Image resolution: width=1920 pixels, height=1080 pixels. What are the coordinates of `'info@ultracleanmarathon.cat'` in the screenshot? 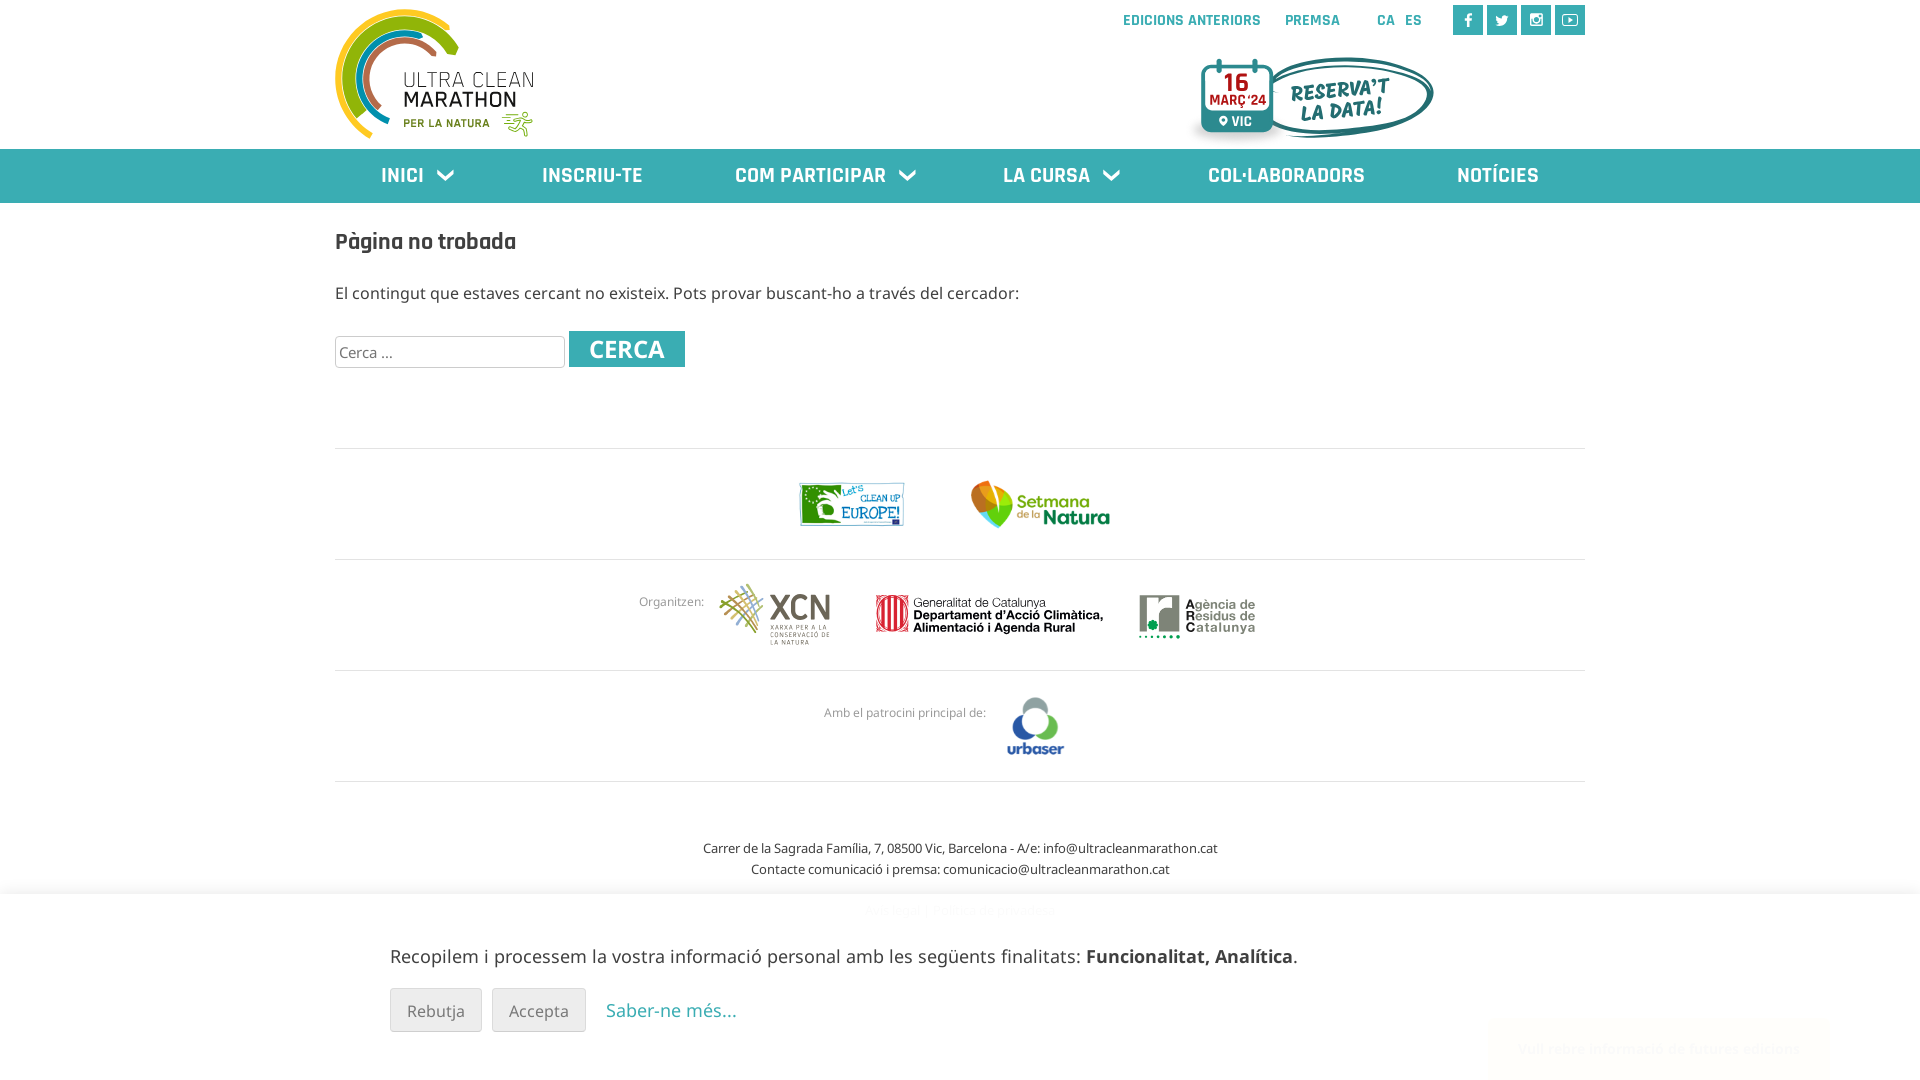 It's located at (1129, 848).